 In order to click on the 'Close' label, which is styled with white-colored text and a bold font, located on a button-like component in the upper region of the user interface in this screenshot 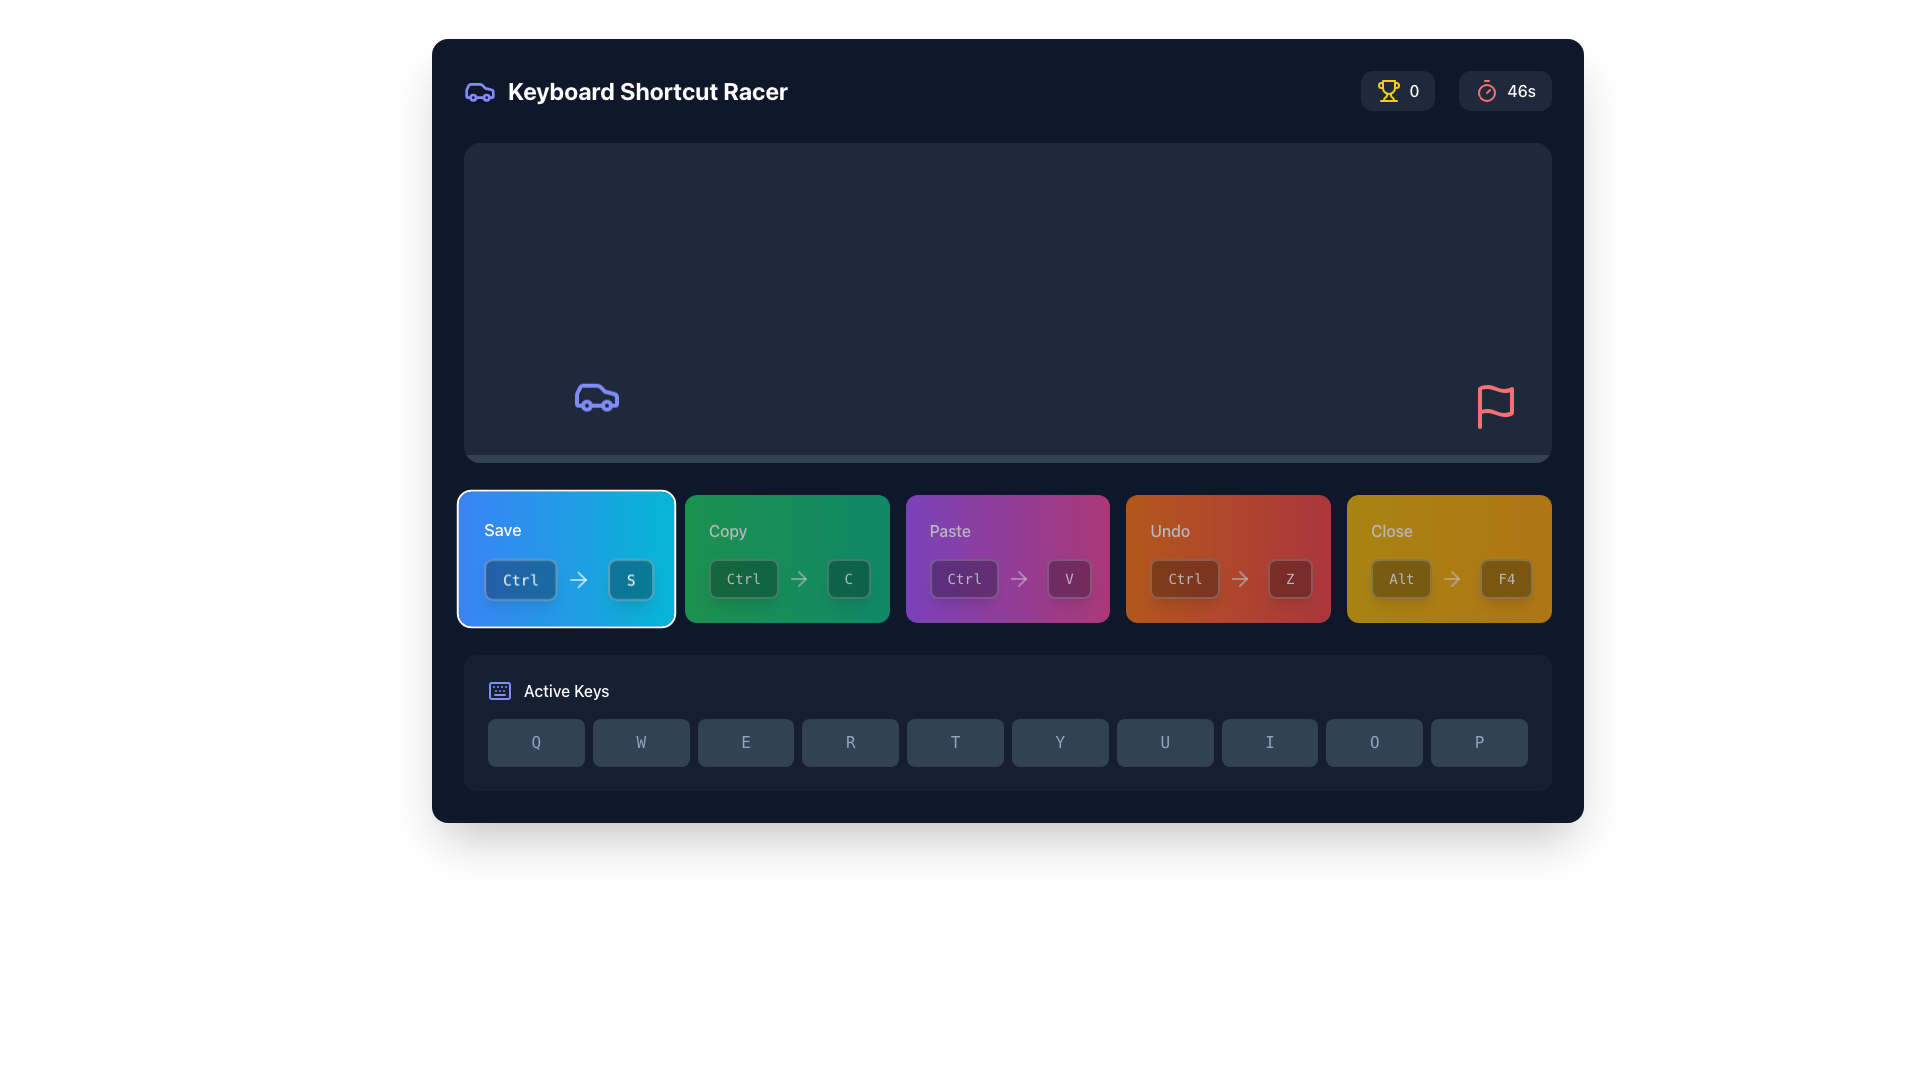, I will do `click(1391, 530)`.